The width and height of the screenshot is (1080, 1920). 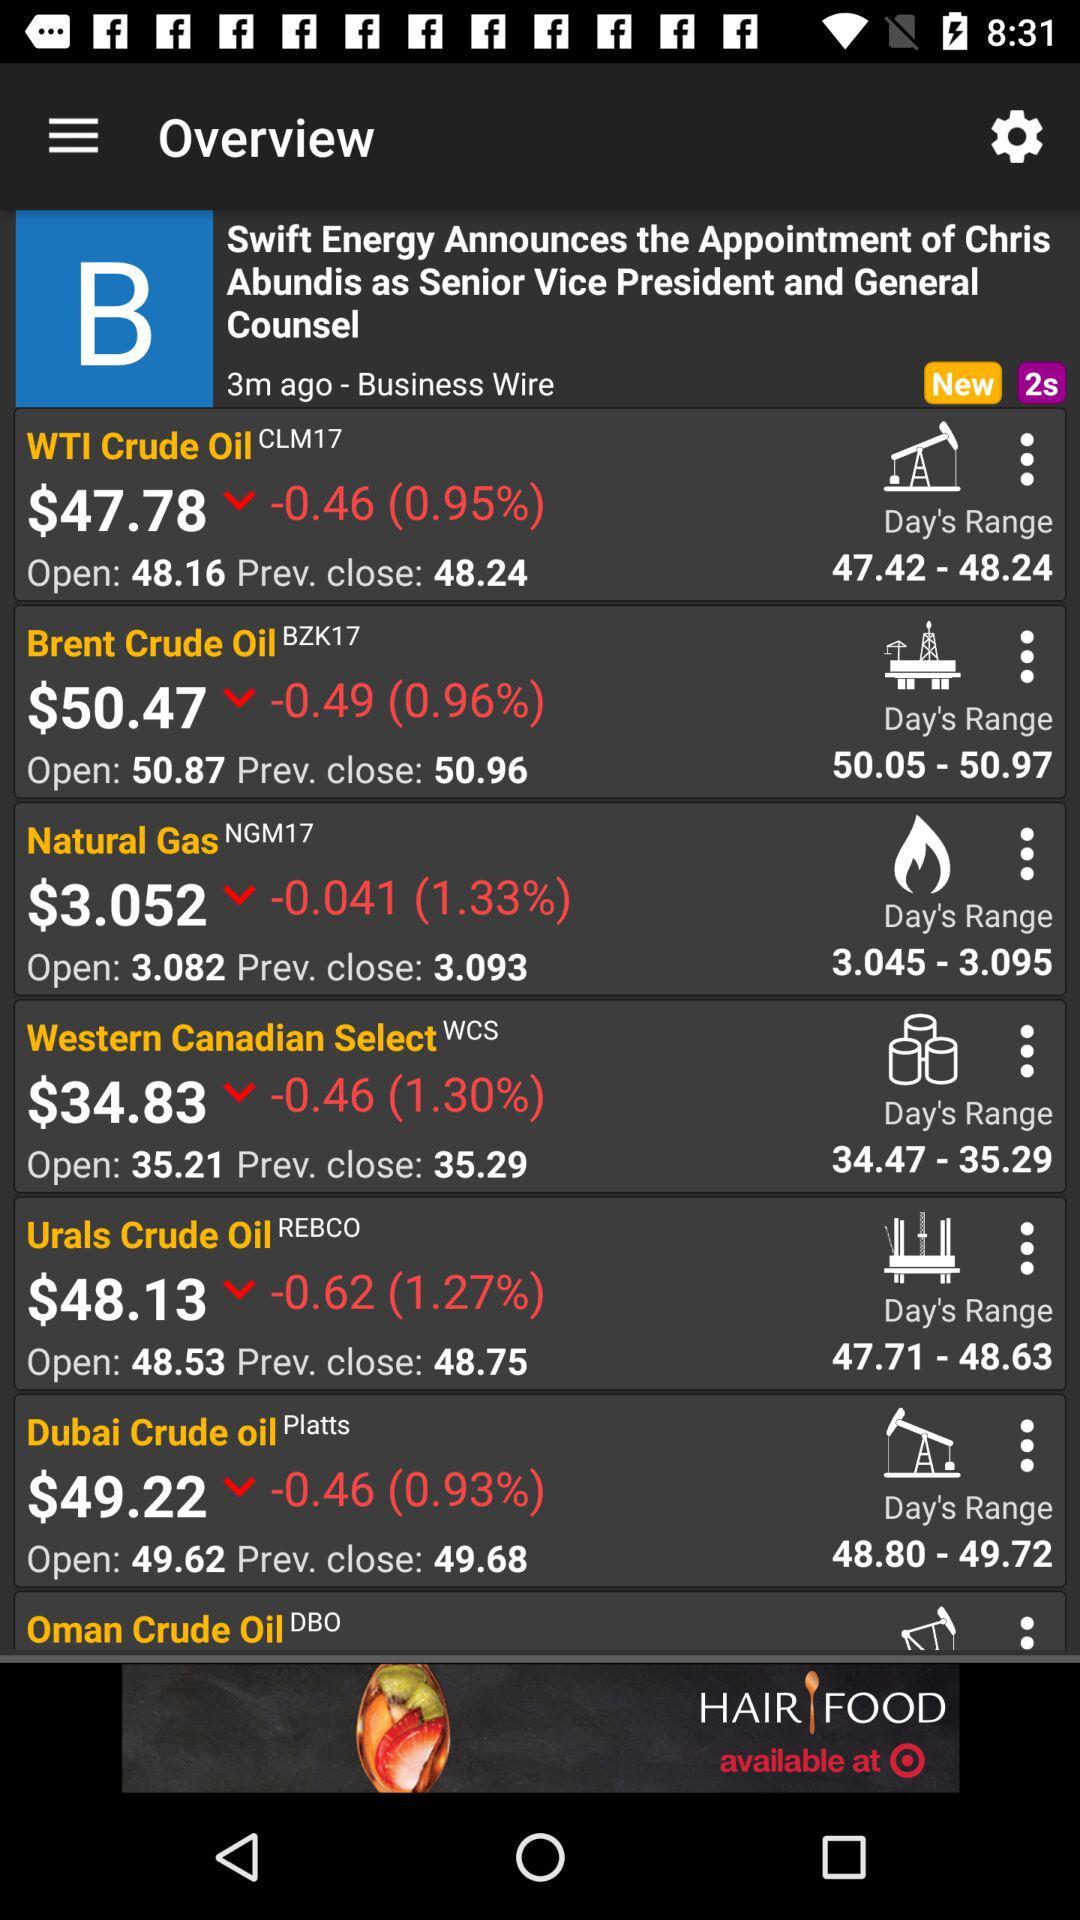 I want to click on open status, so click(x=1027, y=458).